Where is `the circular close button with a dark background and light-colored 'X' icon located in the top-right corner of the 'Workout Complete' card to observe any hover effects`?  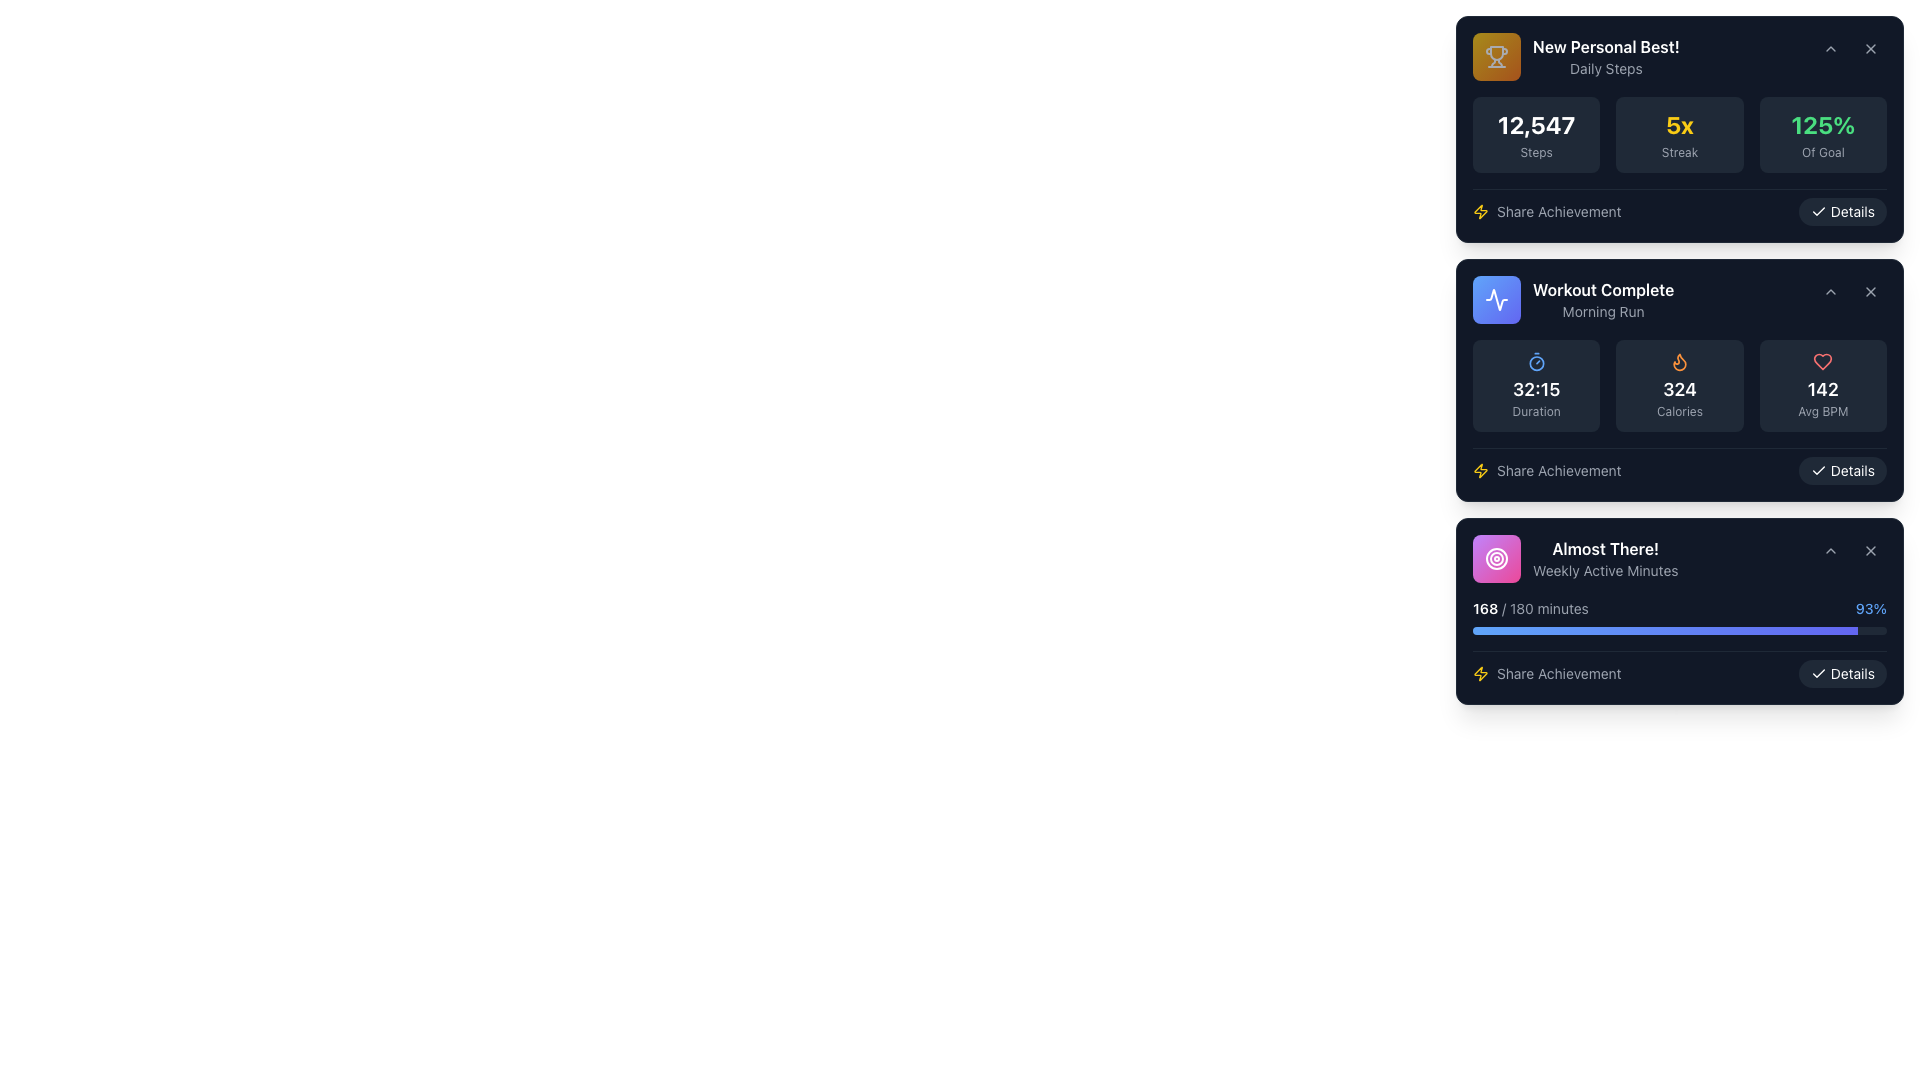 the circular close button with a dark background and light-colored 'X' icon located in the top-right corner of the 'Workout Complete' card to observe any hover effects is located at coordinates (1870, 292).